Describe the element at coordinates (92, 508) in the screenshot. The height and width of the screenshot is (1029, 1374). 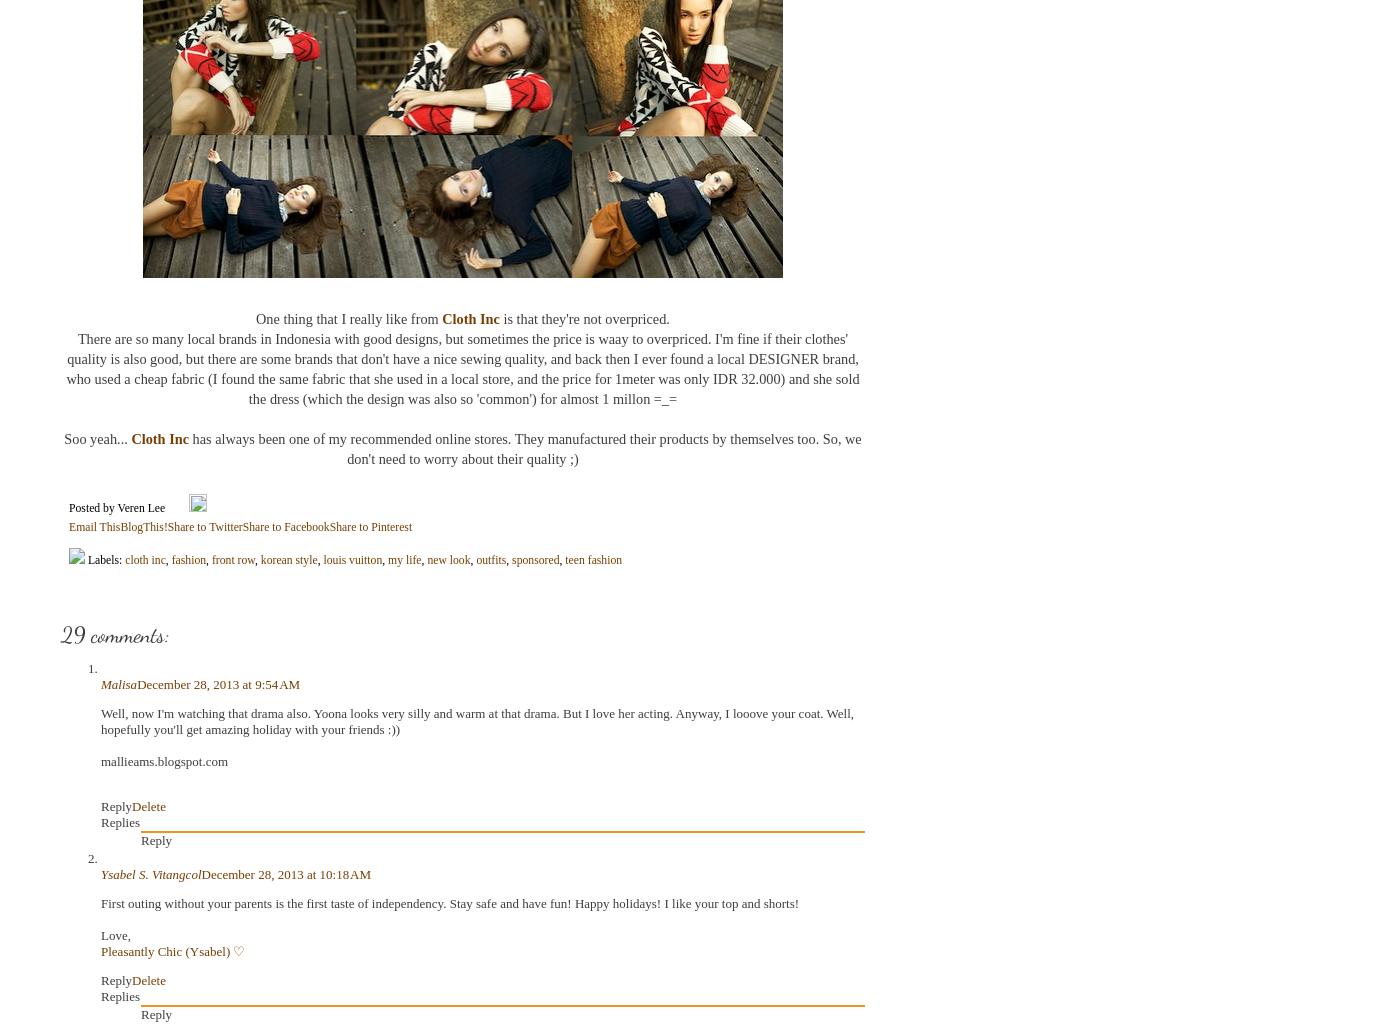
I see `'Posted by'` at that location.